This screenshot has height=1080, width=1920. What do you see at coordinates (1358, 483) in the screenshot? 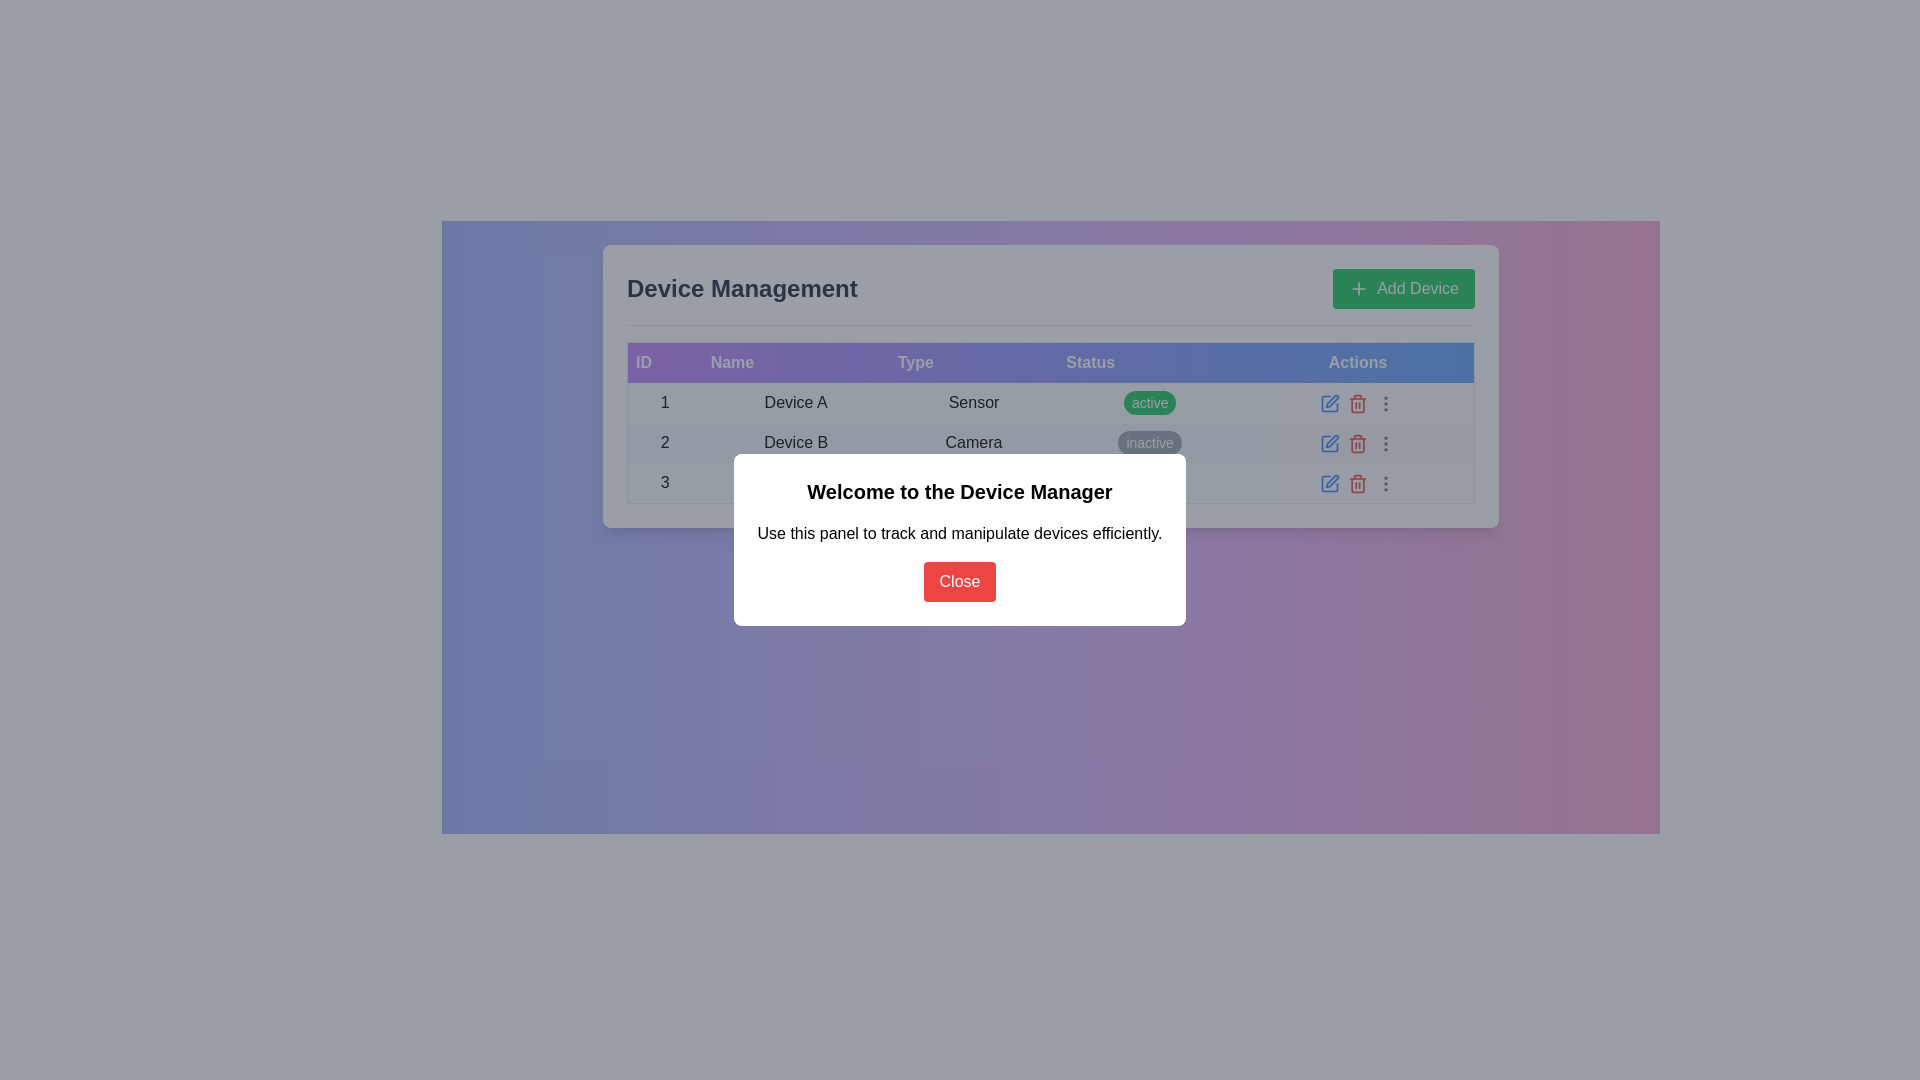
I see `the delete icon button located in the third row of the 'Actions' column in the table` at bounding box center [1358, 483].